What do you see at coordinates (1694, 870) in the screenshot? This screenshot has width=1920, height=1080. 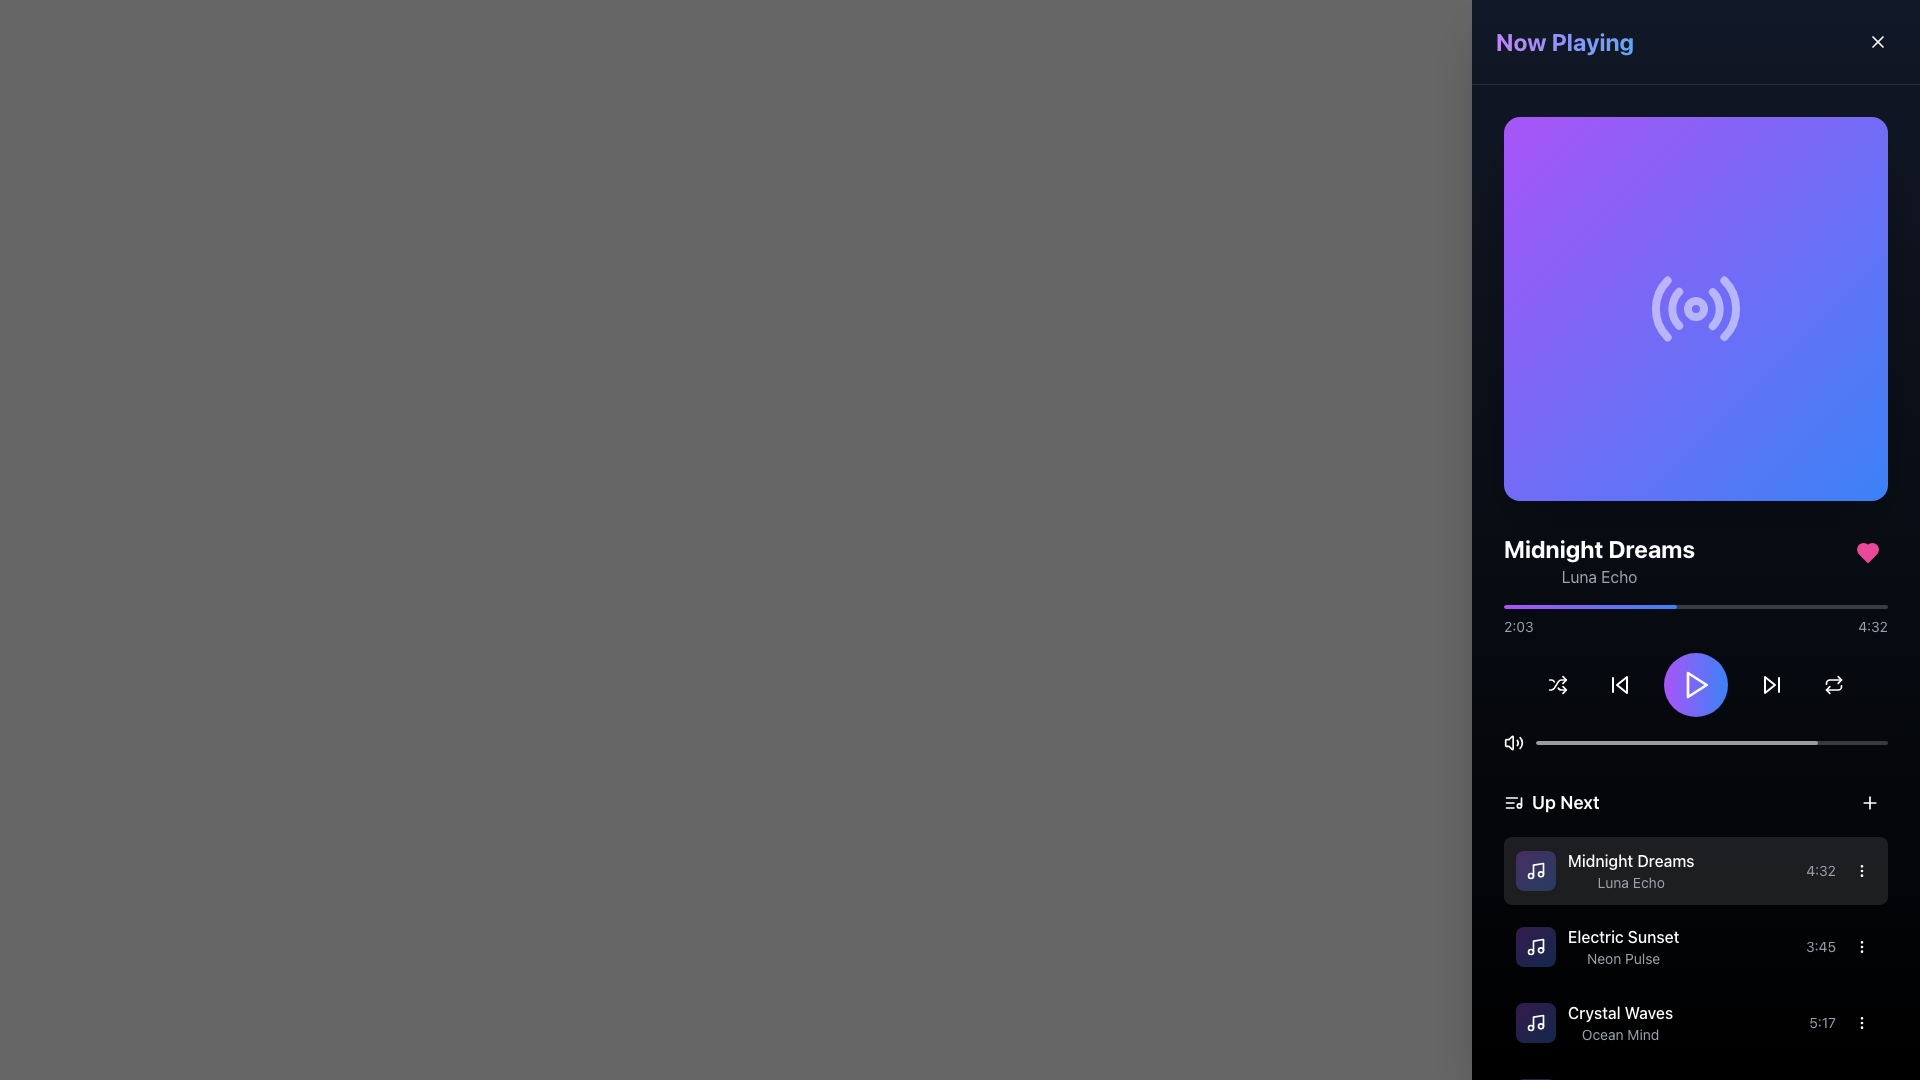 I see `the first song list item displaying 'Midnight Dreams' by 'Luna Echo'` at bounding box center [1694, 870].